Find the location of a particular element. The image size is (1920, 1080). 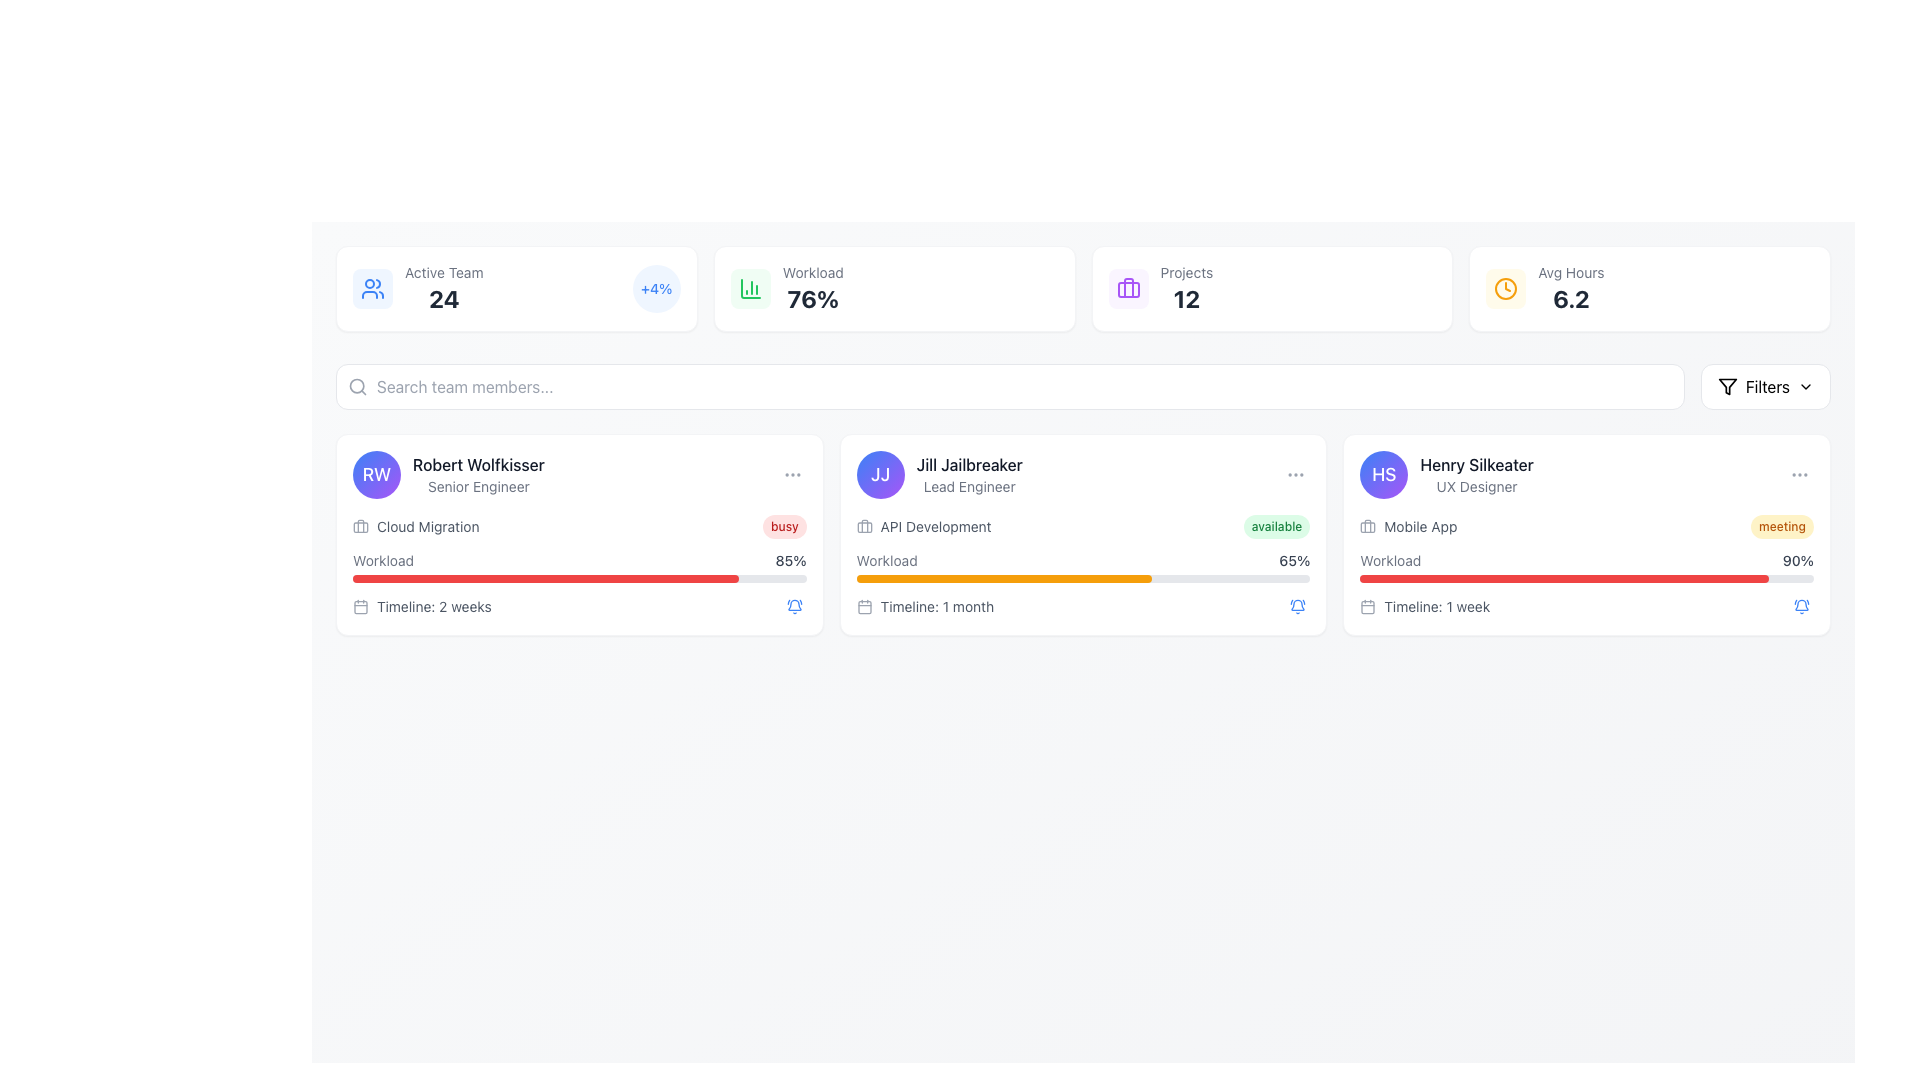

static text label displaying 'Avg Hours' which is styled in gray and positioned above the numerical value '6.2' is located at coordinates (1570, 273).